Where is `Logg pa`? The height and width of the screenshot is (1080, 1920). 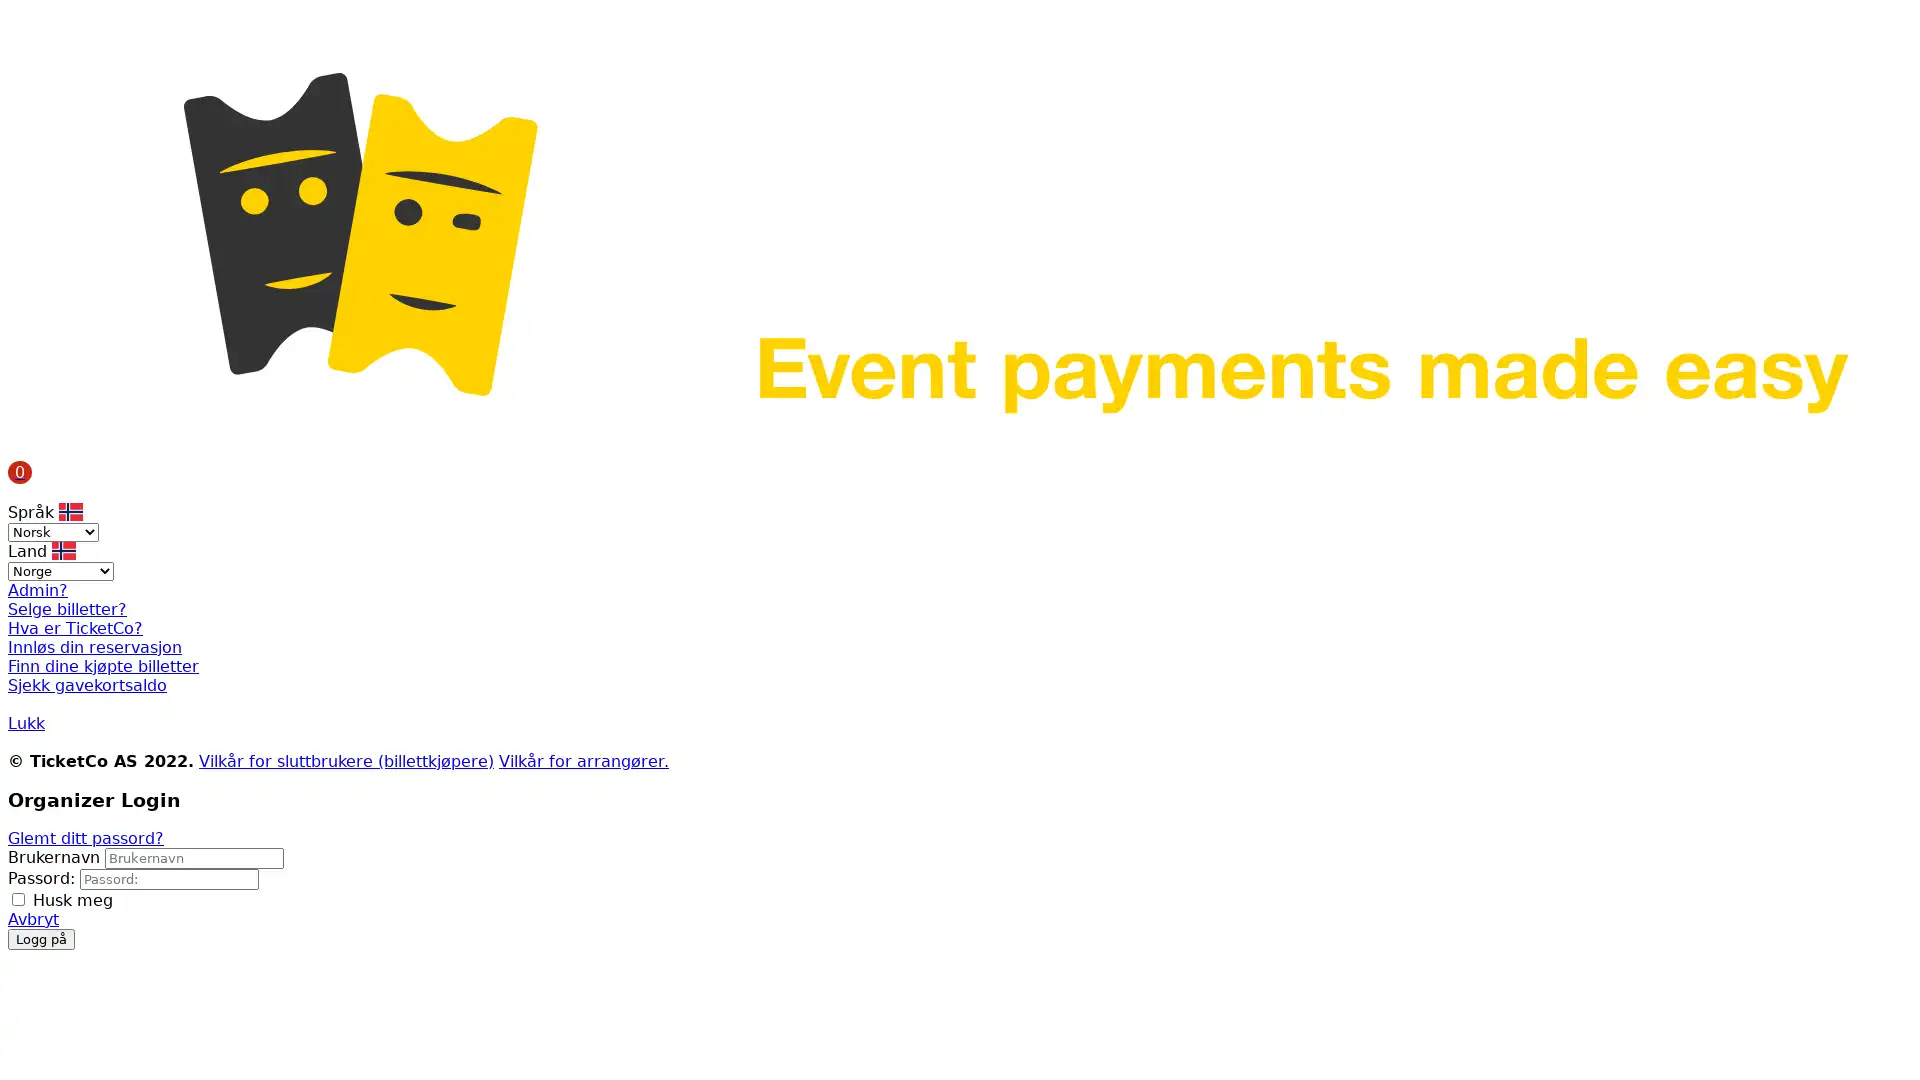 Logg pa is located at coordinates (41, 939).